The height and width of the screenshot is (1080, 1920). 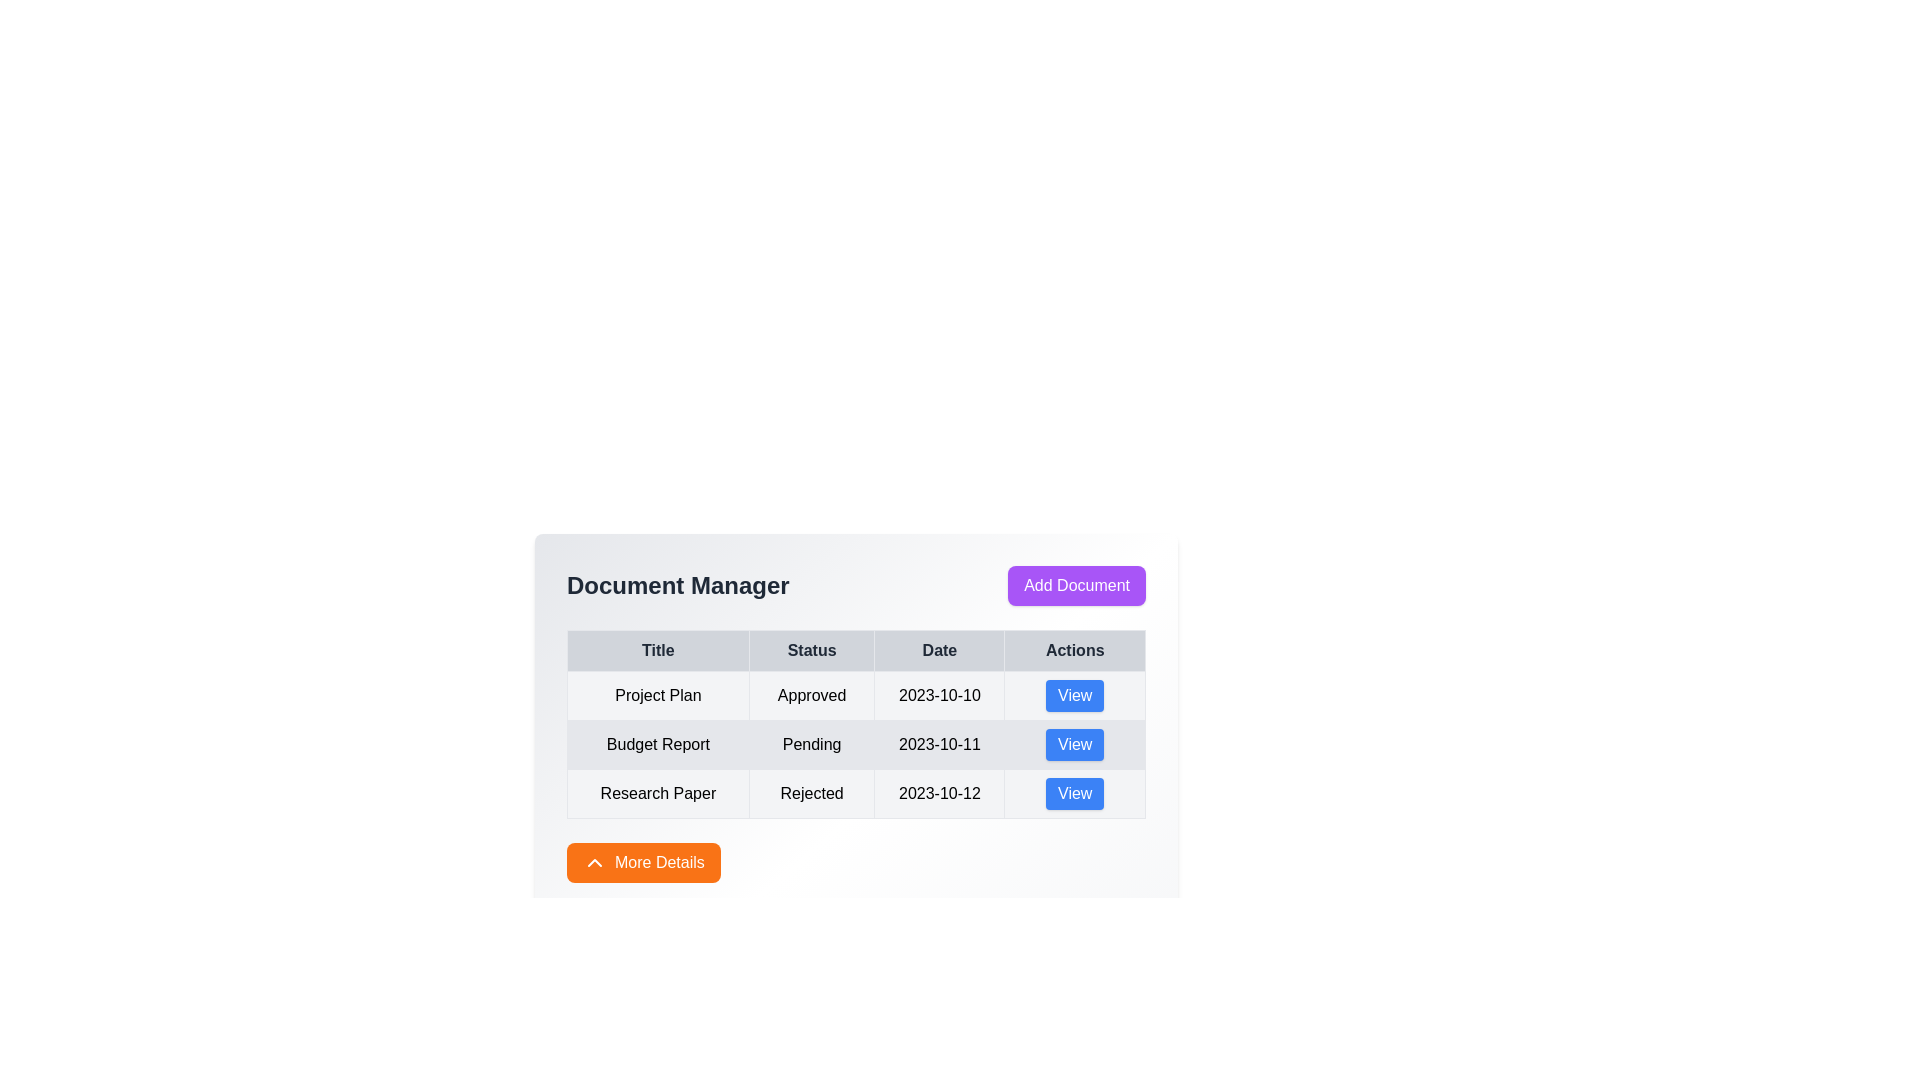 I want to click on the table cell displaying the approval status of the document 'Project Plan' marked as 'Approved' in the second column of the Document Manager section, so click(x=856, y=703).